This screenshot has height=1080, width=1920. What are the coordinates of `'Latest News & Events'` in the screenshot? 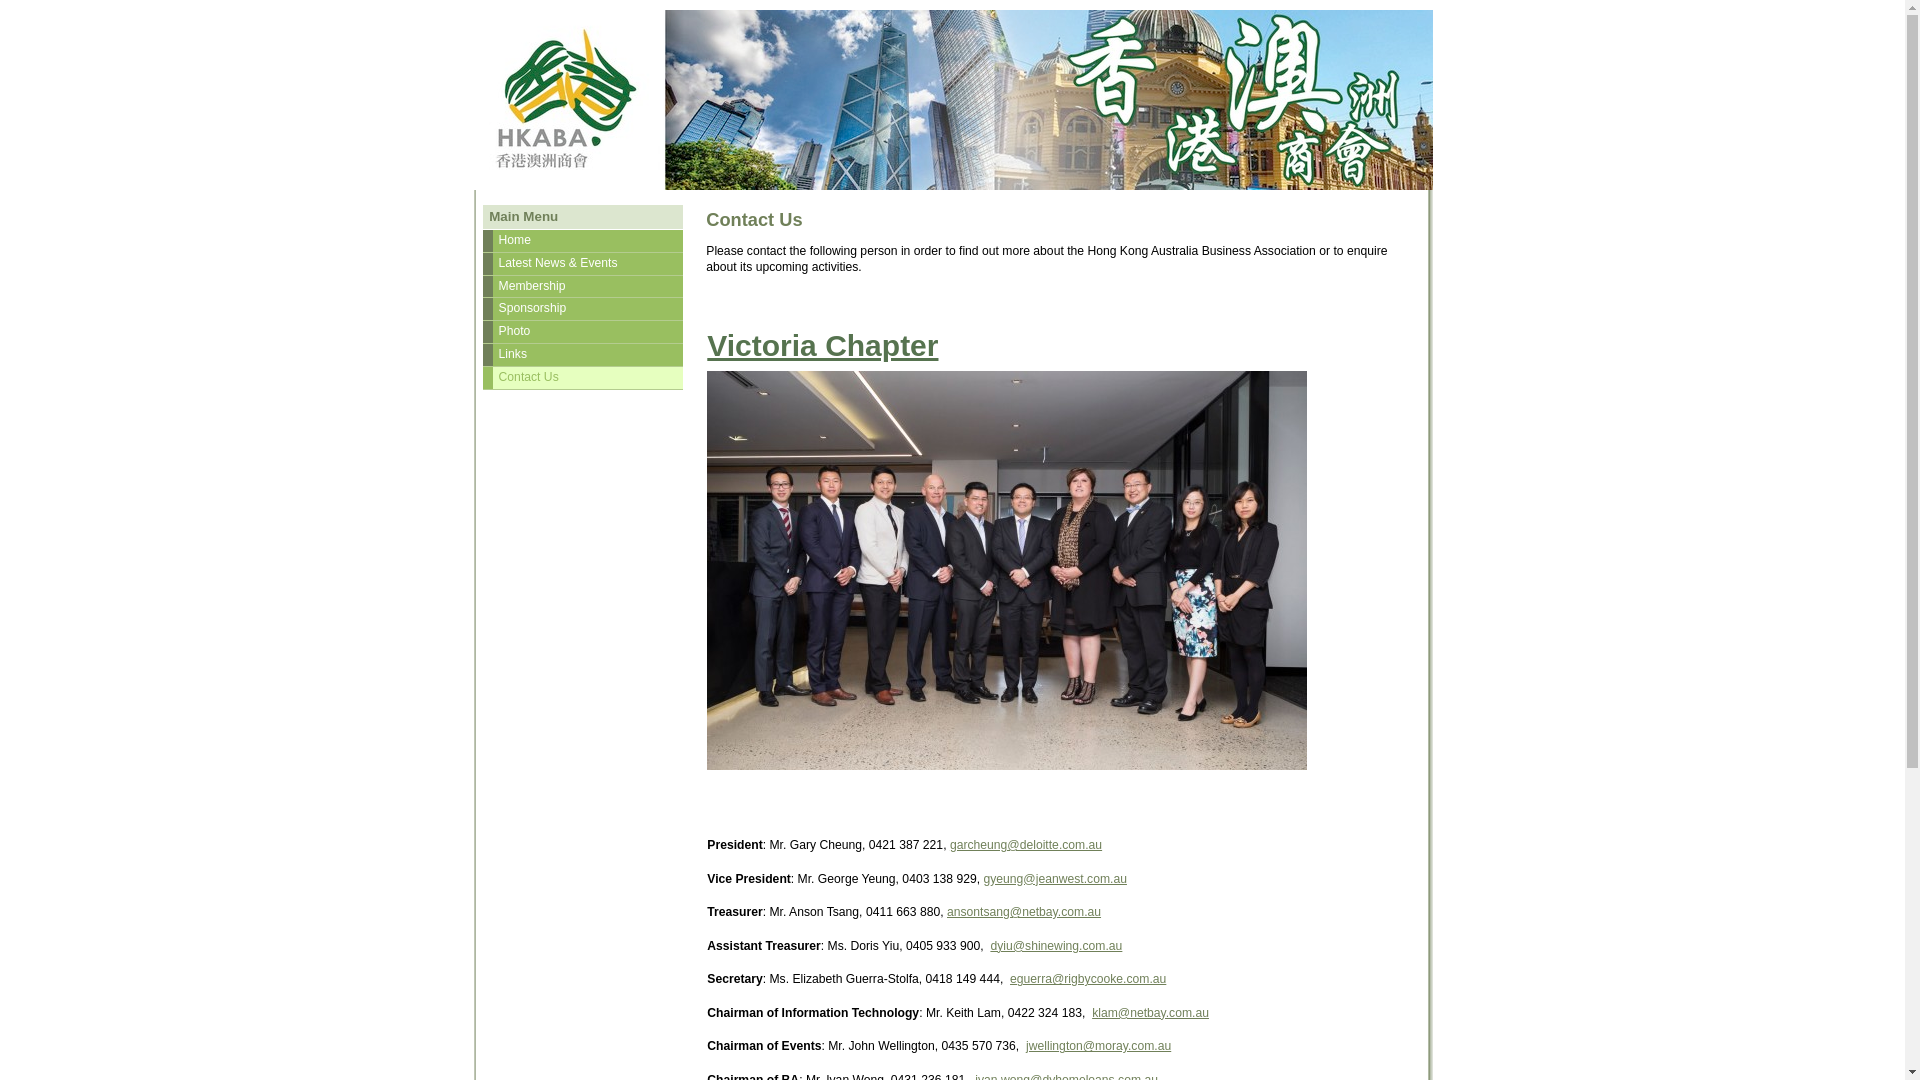 It's located at (581, 262).